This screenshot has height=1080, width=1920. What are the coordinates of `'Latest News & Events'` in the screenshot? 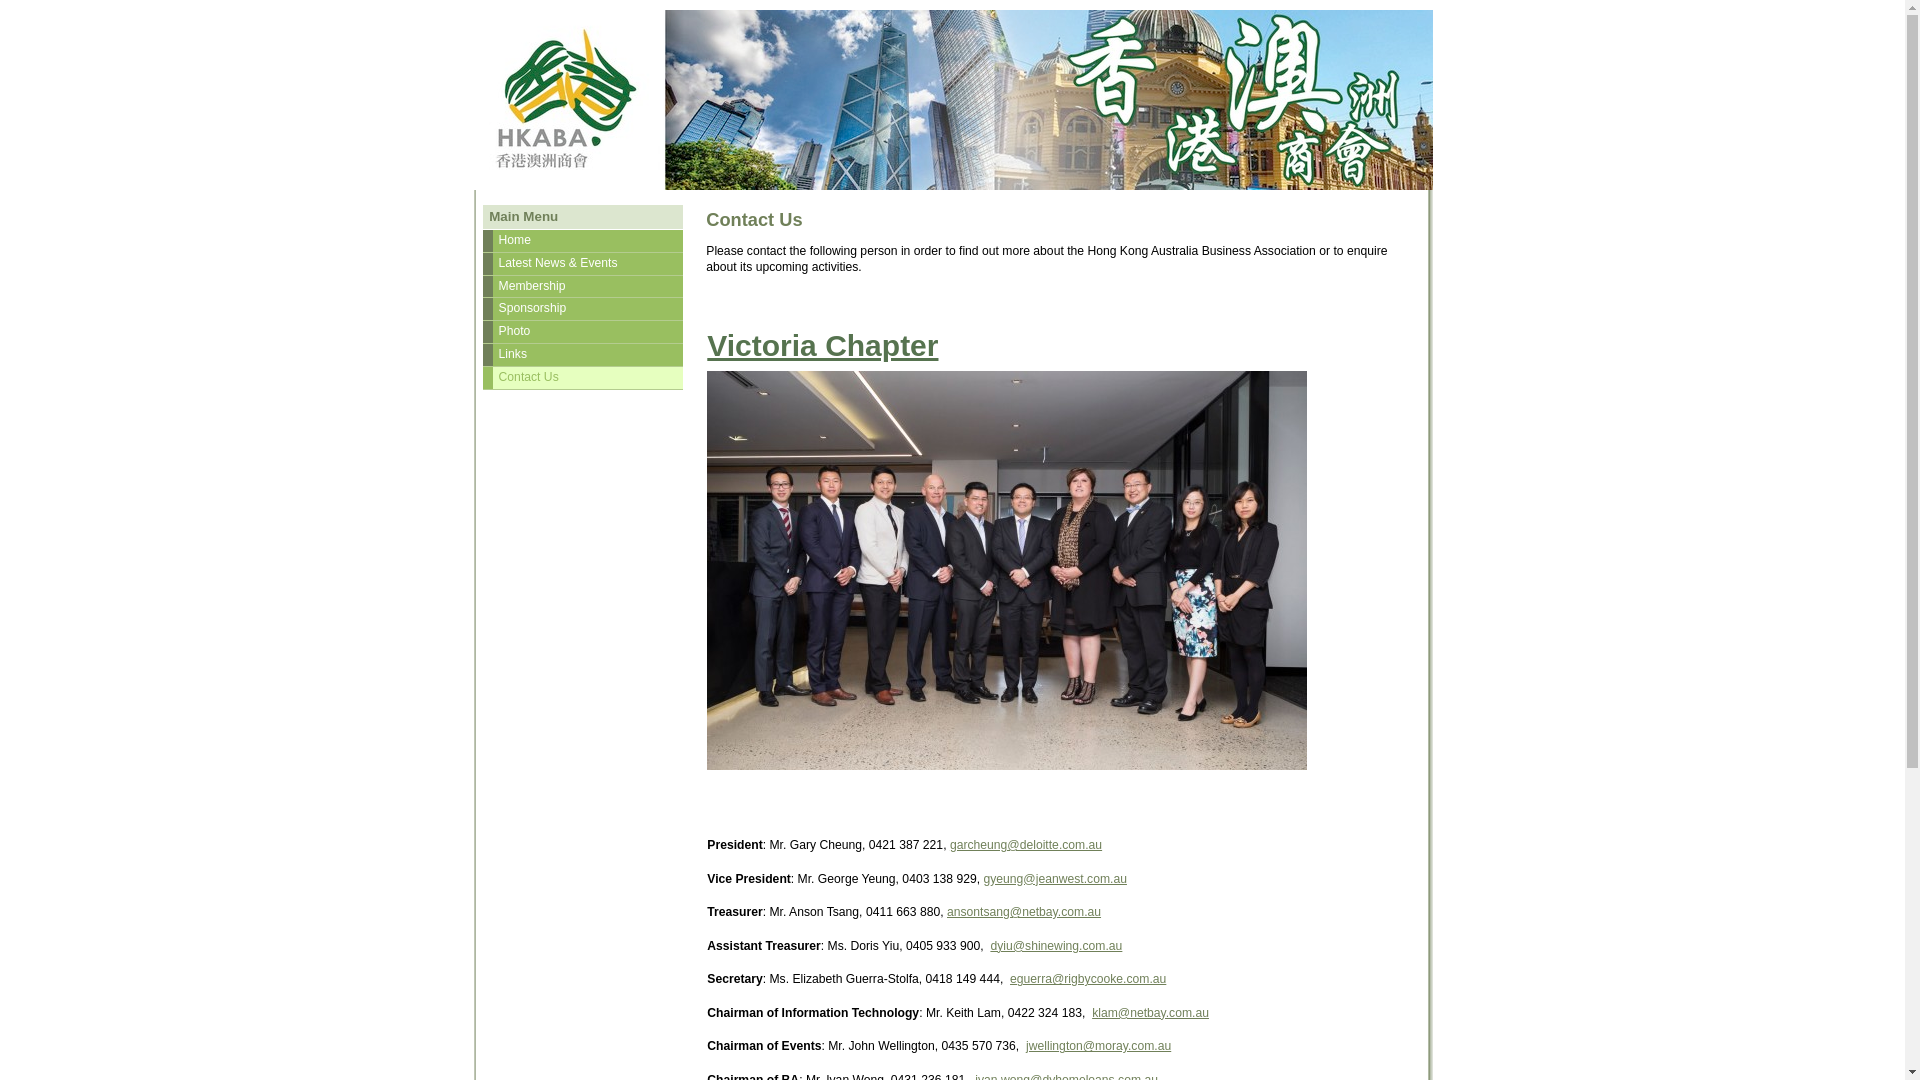 It's located at (581, 262).